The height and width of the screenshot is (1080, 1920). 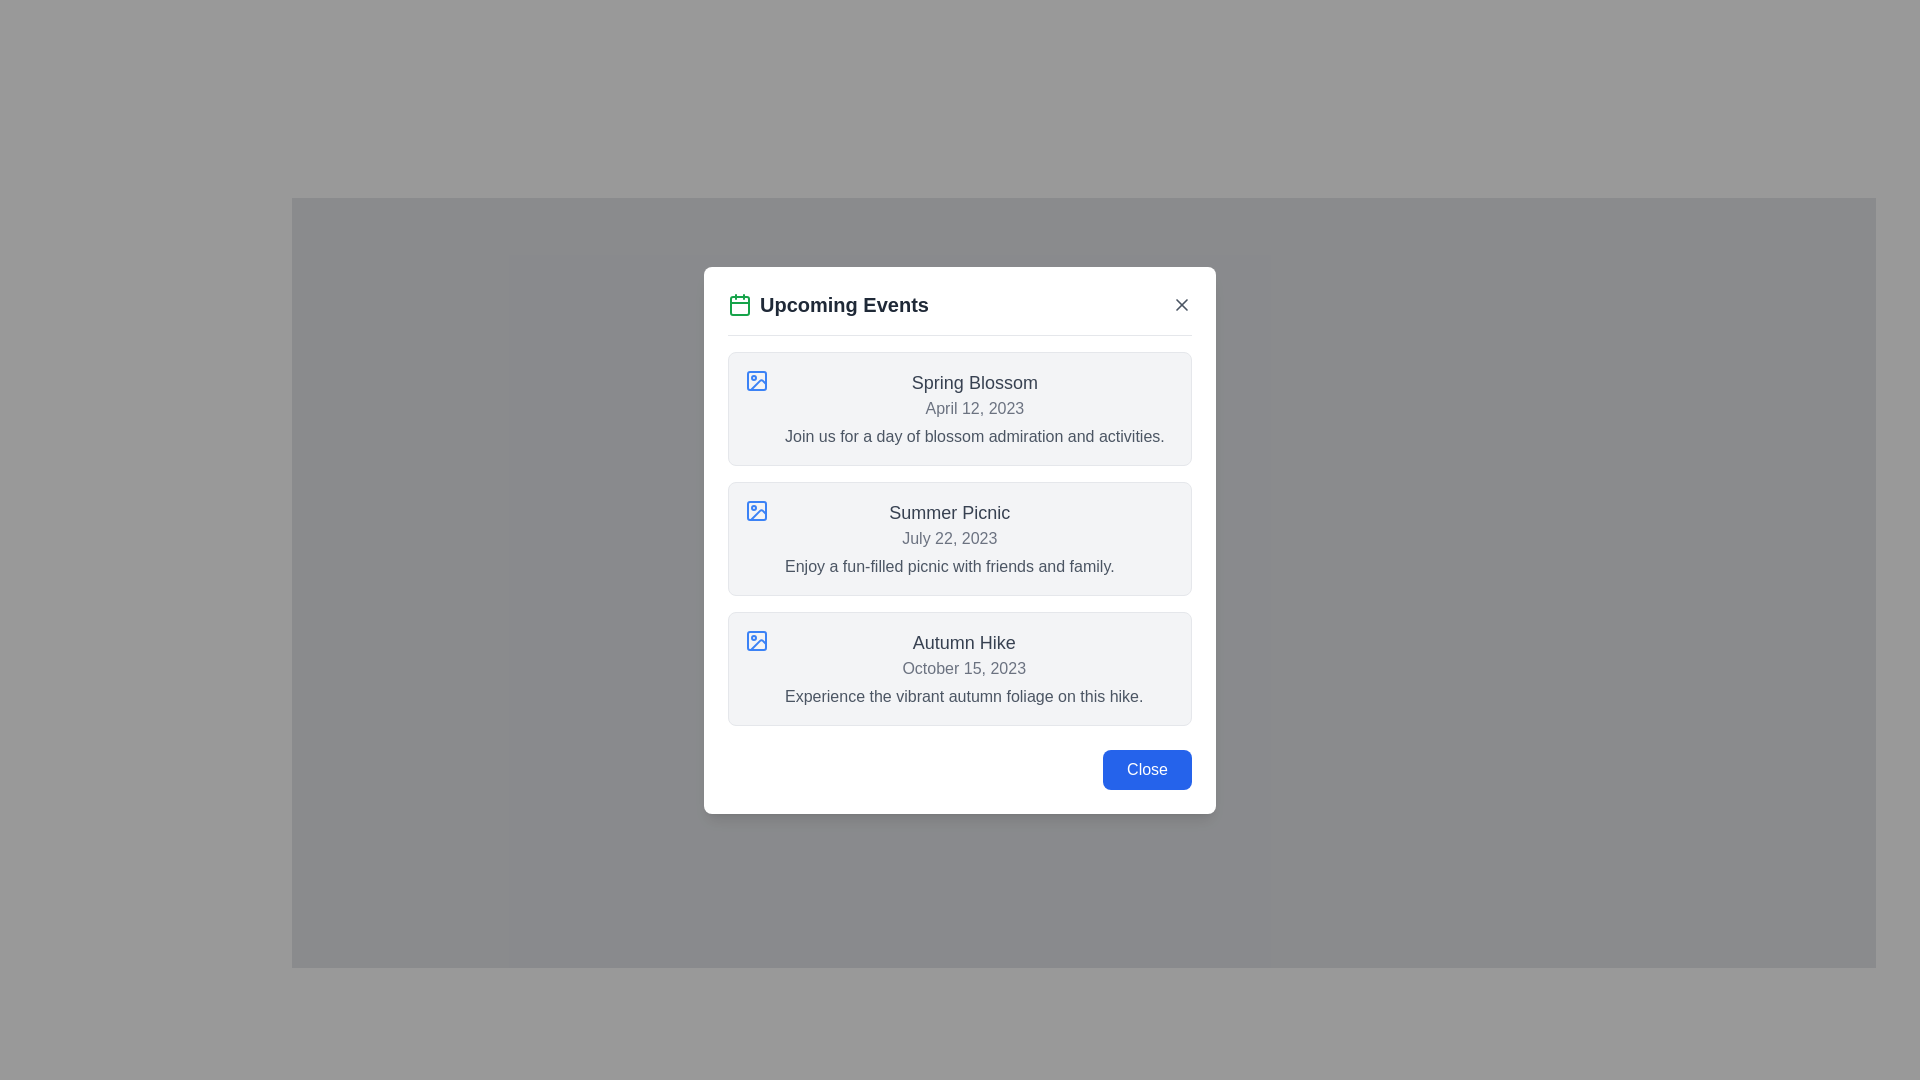 What do you see at coordinates (1181, 304) in the screenshot?
I see `the close button represented by a cross ('X') icon located at the top-right corner of the 'Upcoming Events' header section` at bounding box center [1181, 304].